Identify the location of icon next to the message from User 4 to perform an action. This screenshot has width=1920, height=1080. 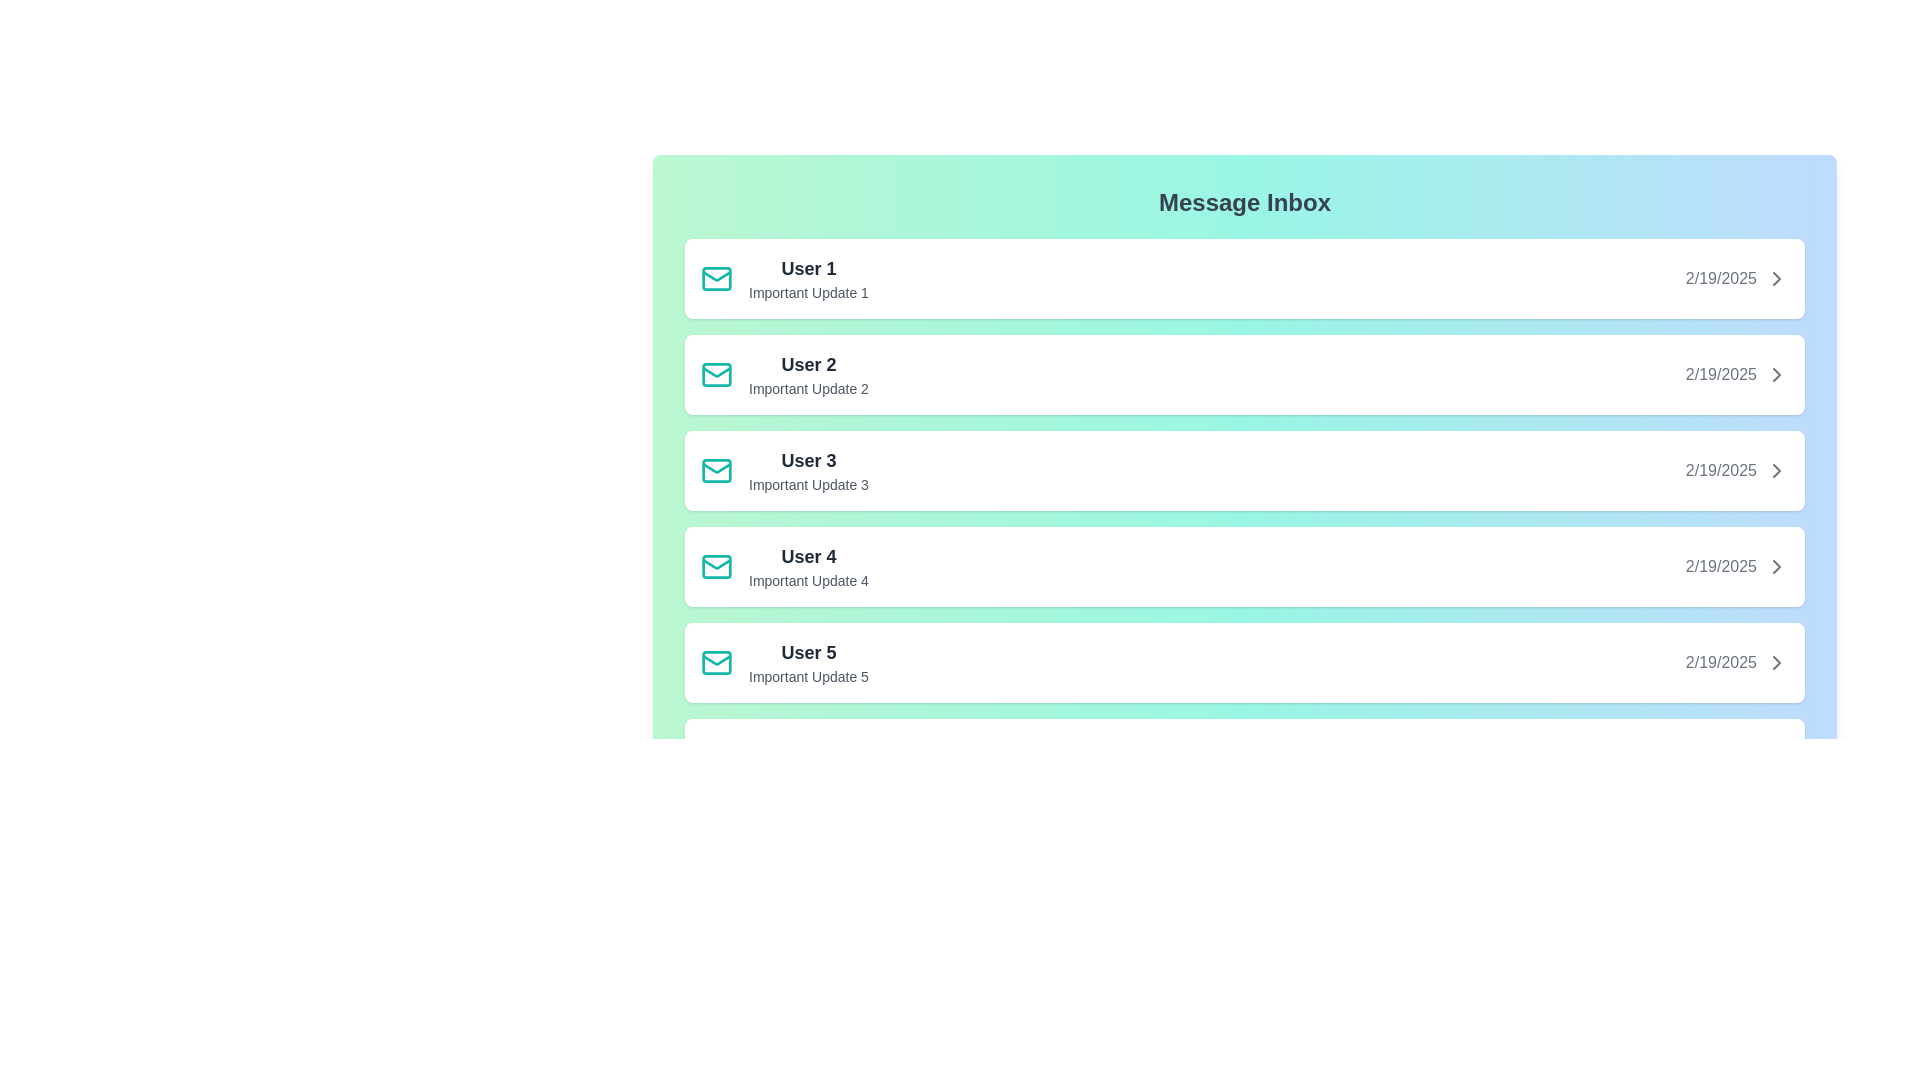
(716, 567).